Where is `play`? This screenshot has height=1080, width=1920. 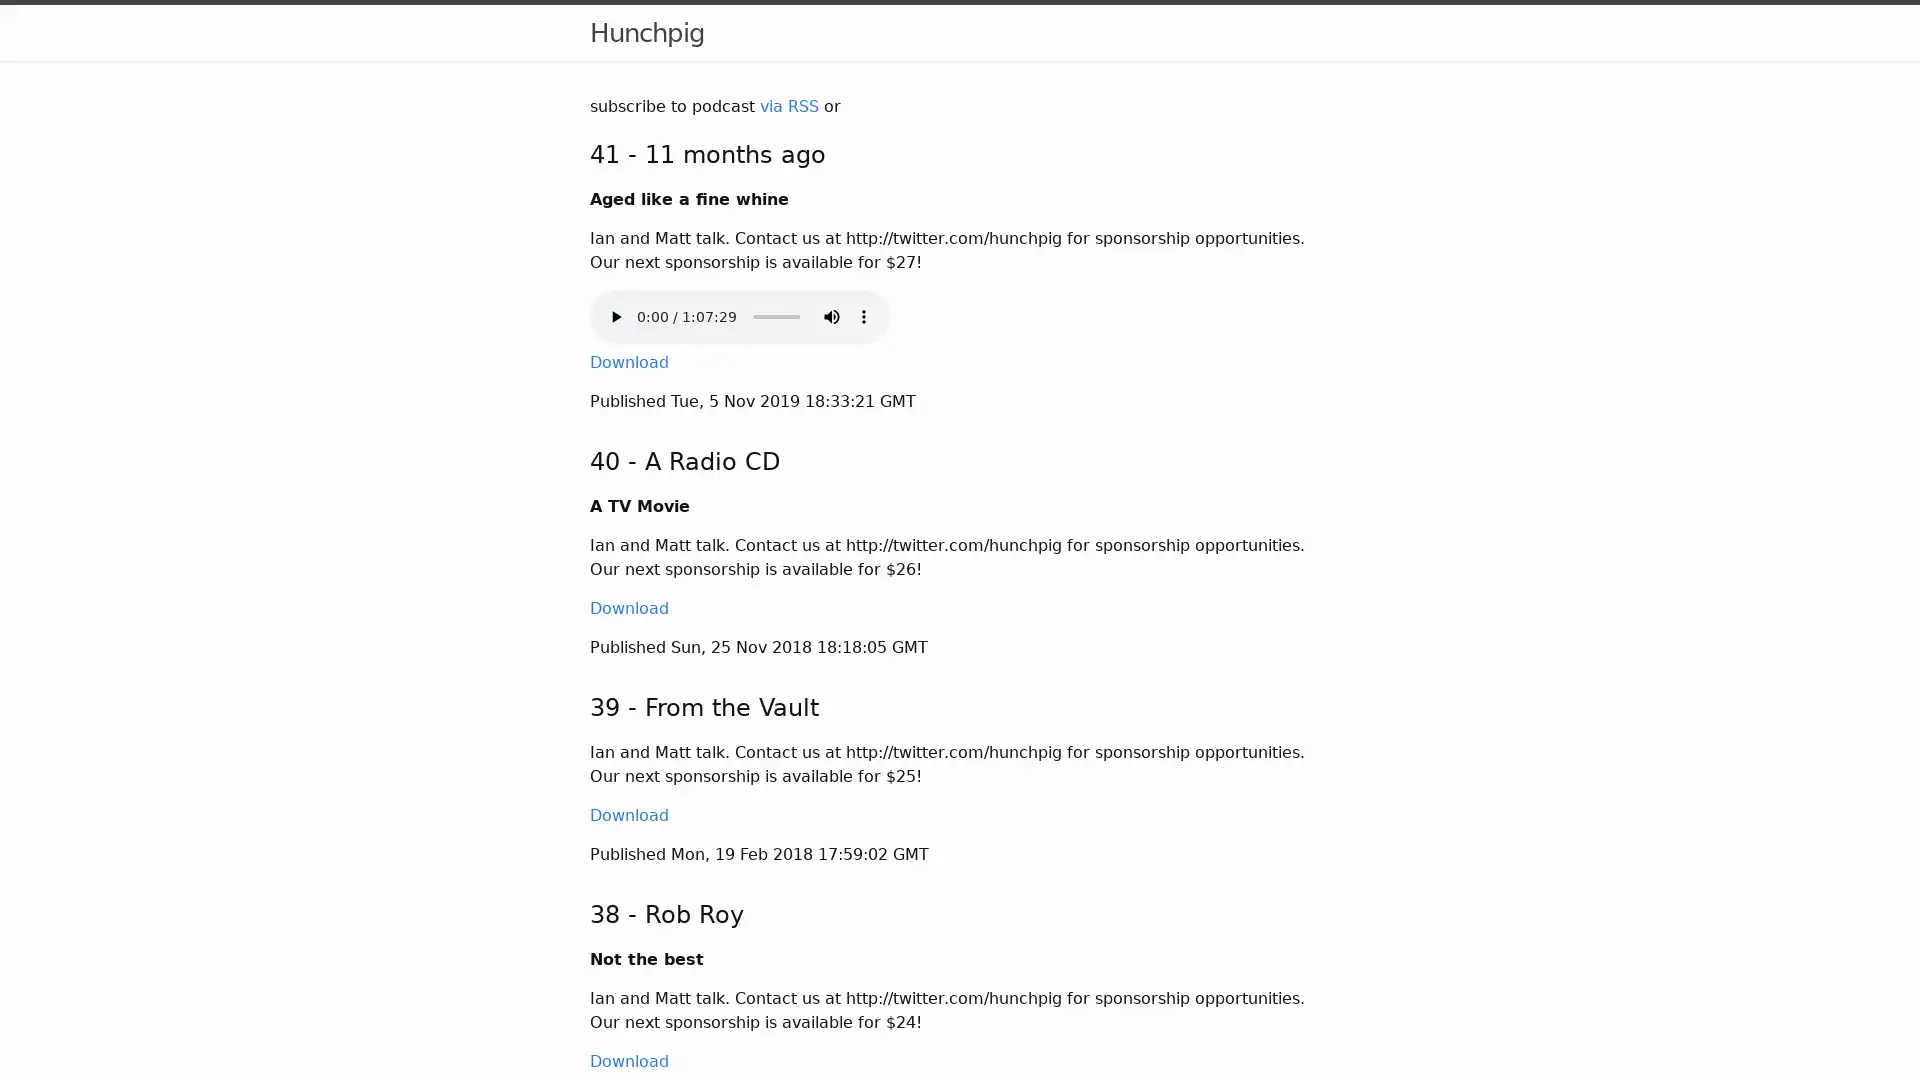 play is located at coordinates (614, 315).